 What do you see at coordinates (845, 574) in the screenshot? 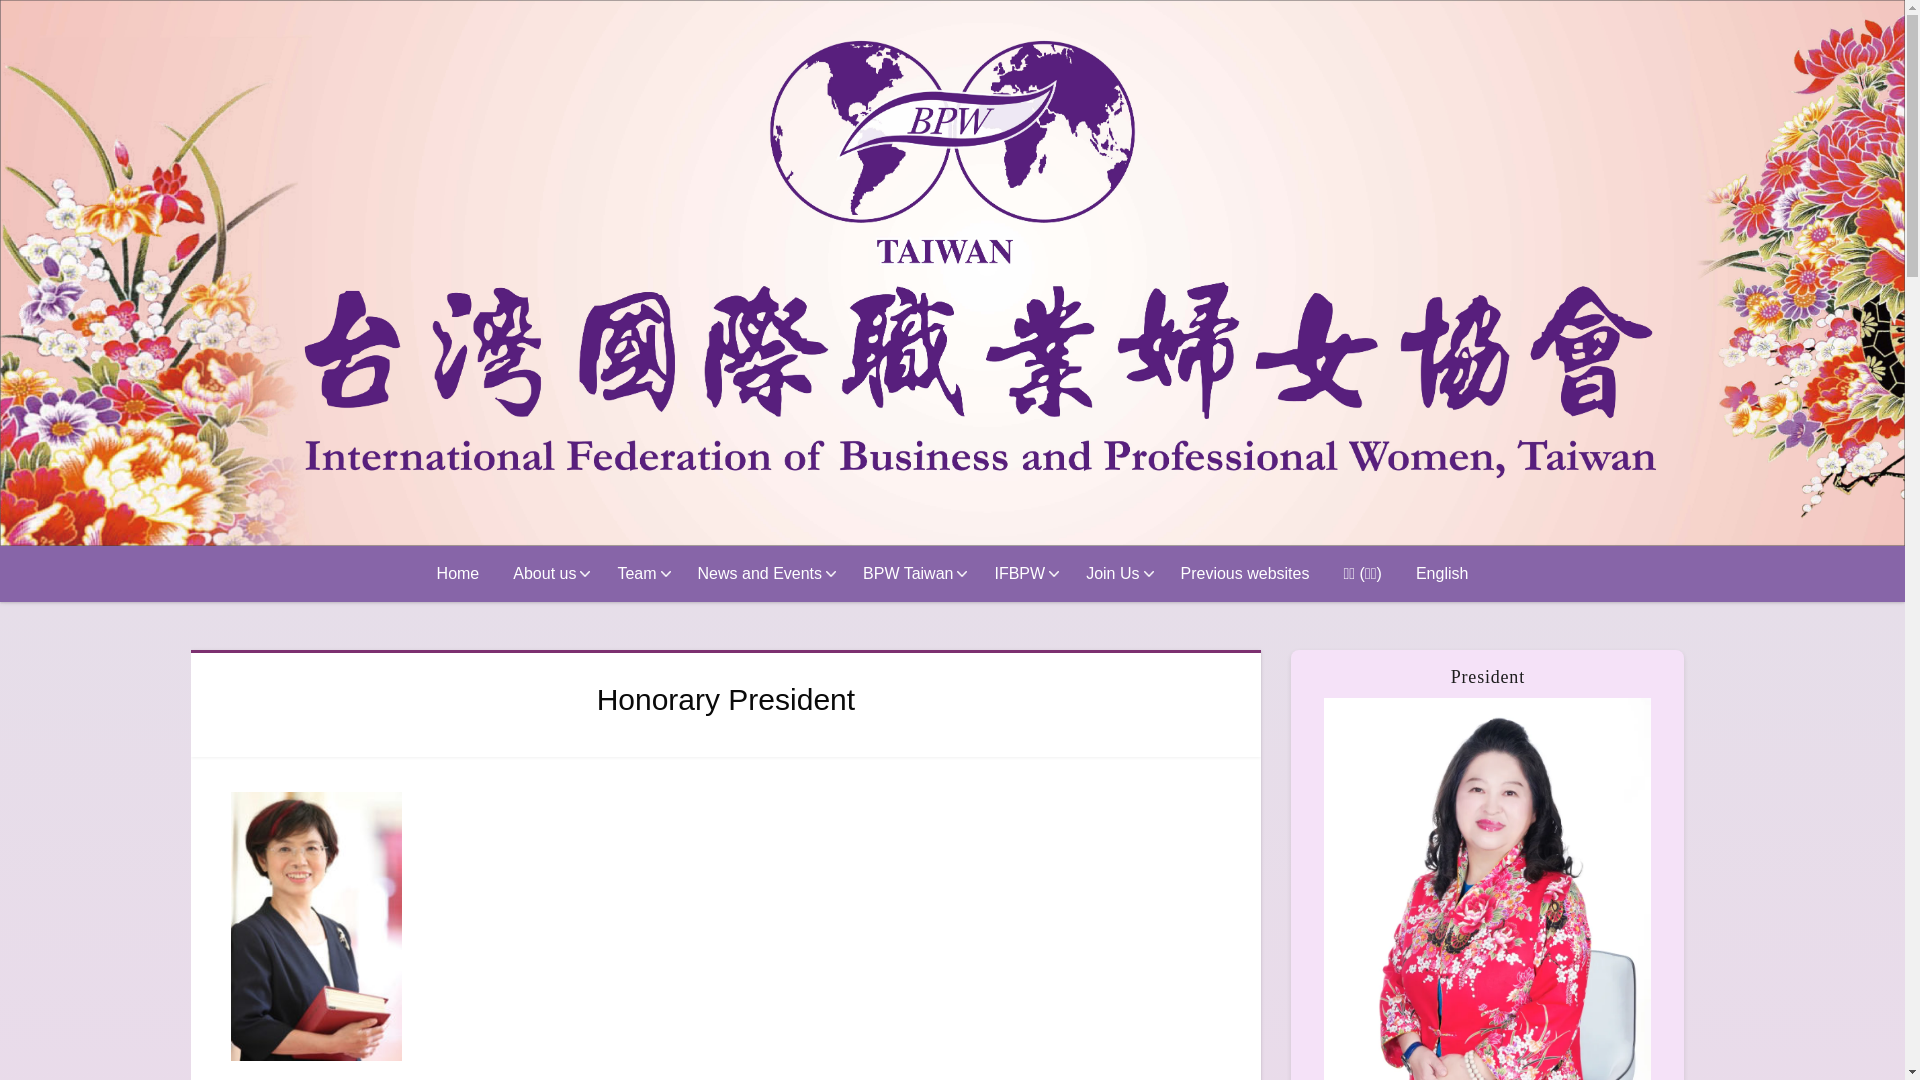
I see `'BPW Taiwan'` at bounding box center [845, 574].